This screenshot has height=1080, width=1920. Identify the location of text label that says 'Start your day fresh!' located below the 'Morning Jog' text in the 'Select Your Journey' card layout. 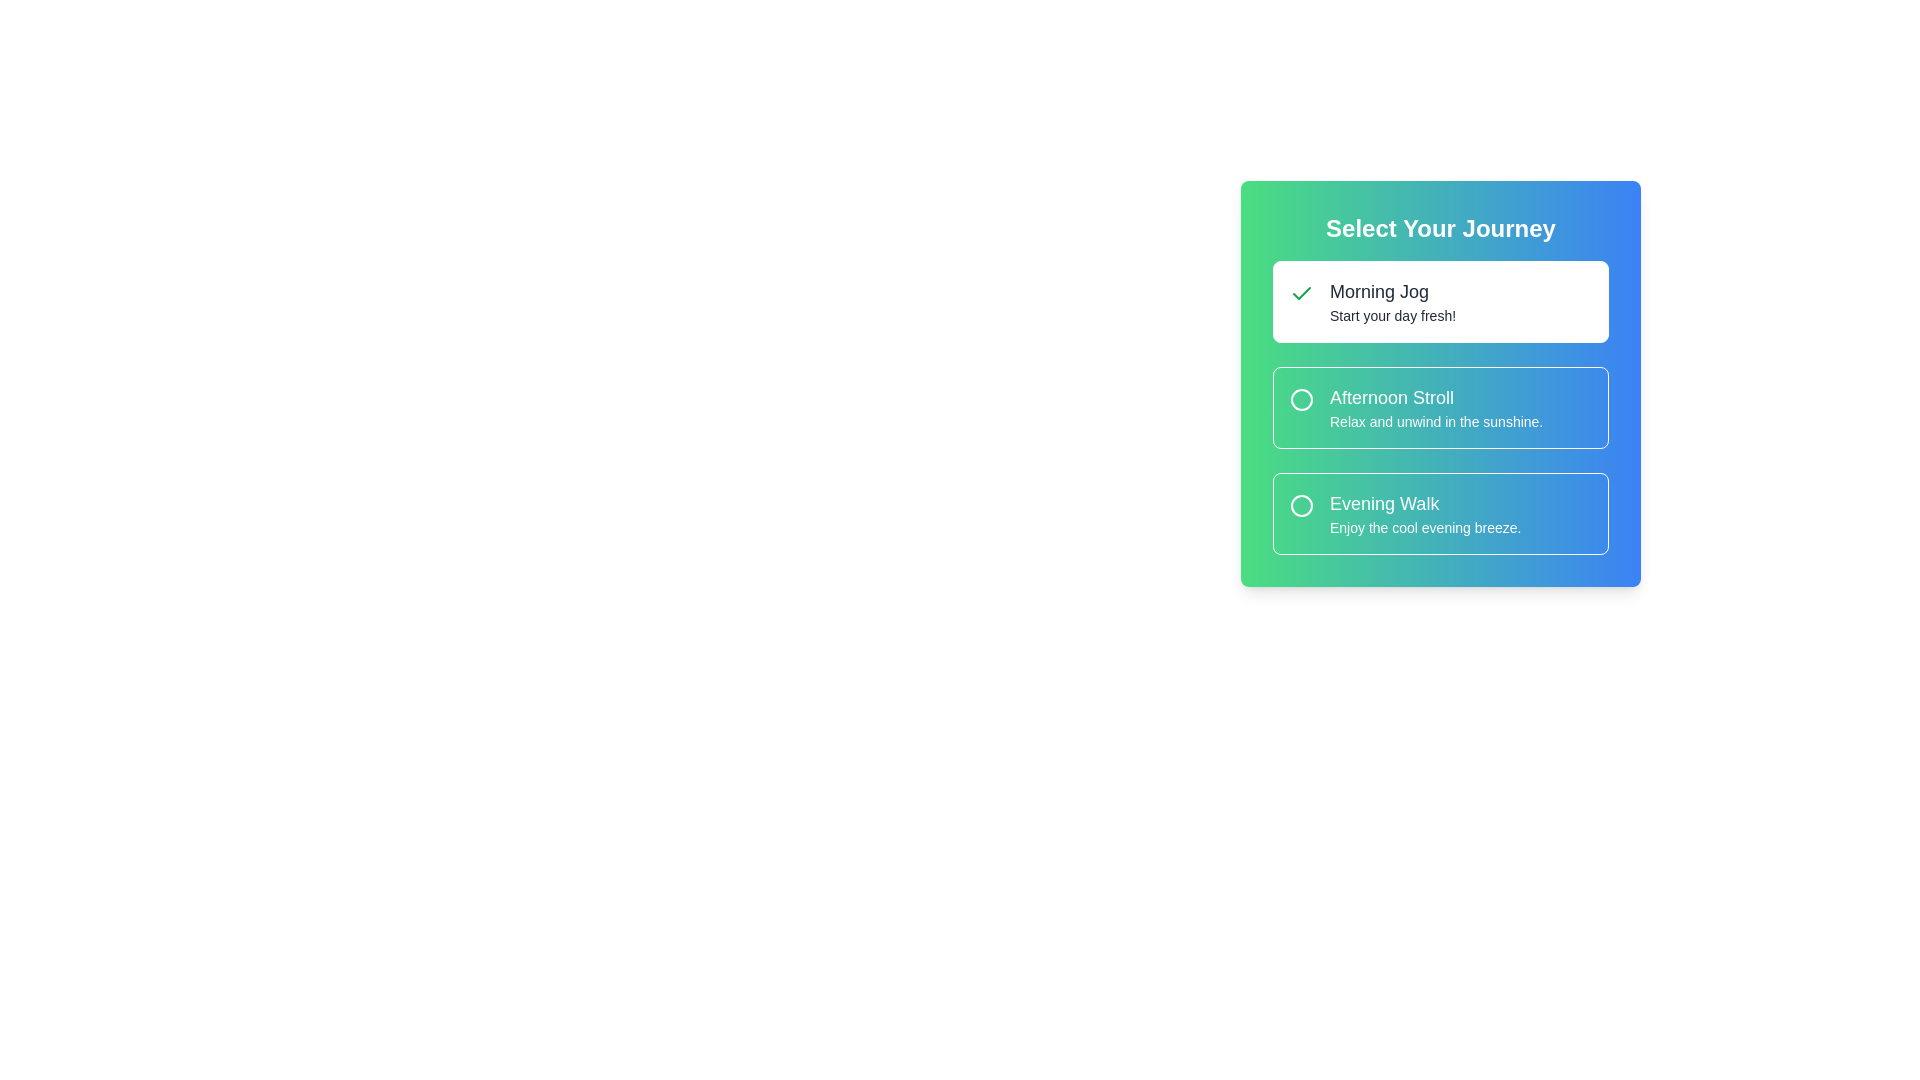
(1391, 315).